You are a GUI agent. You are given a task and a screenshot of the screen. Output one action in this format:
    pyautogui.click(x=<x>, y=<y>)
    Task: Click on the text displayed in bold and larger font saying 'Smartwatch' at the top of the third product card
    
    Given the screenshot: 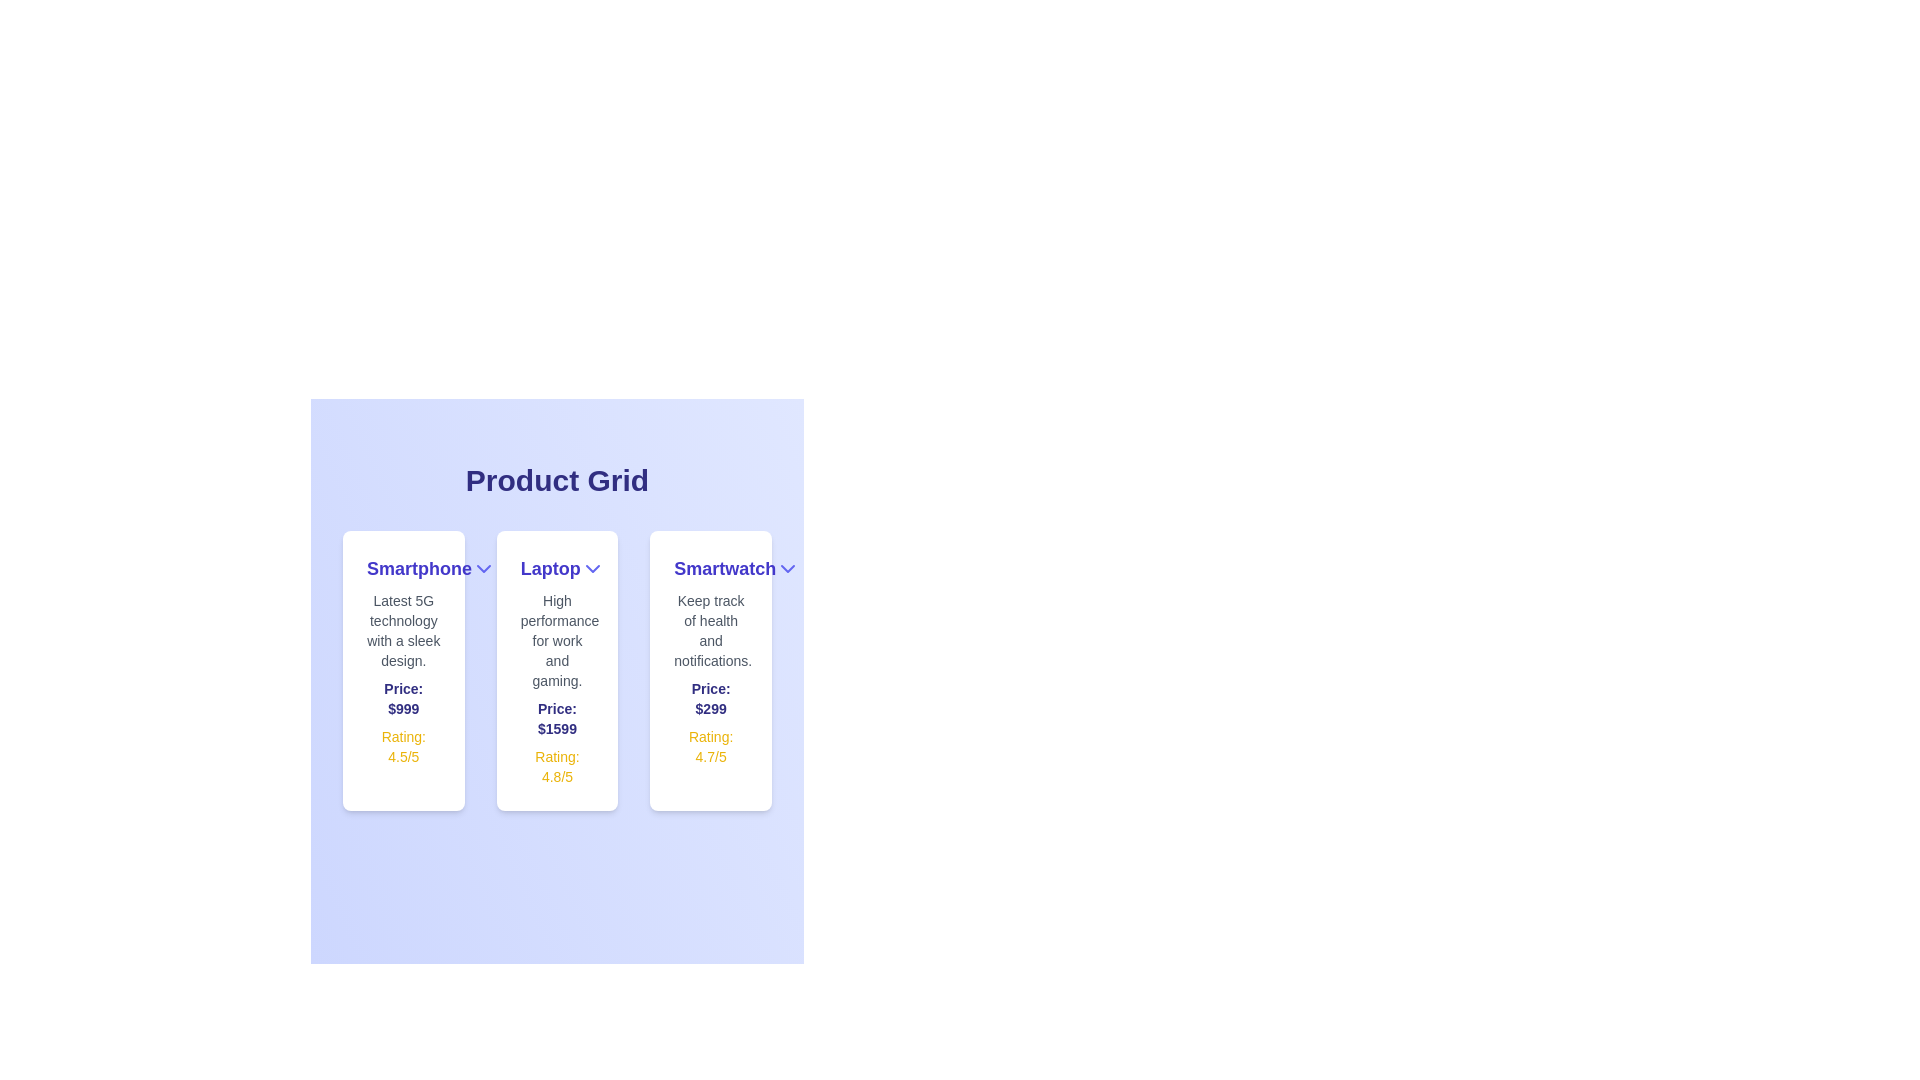 What is the action you would take?
    pyautogui.click(x=724, y=569)
    